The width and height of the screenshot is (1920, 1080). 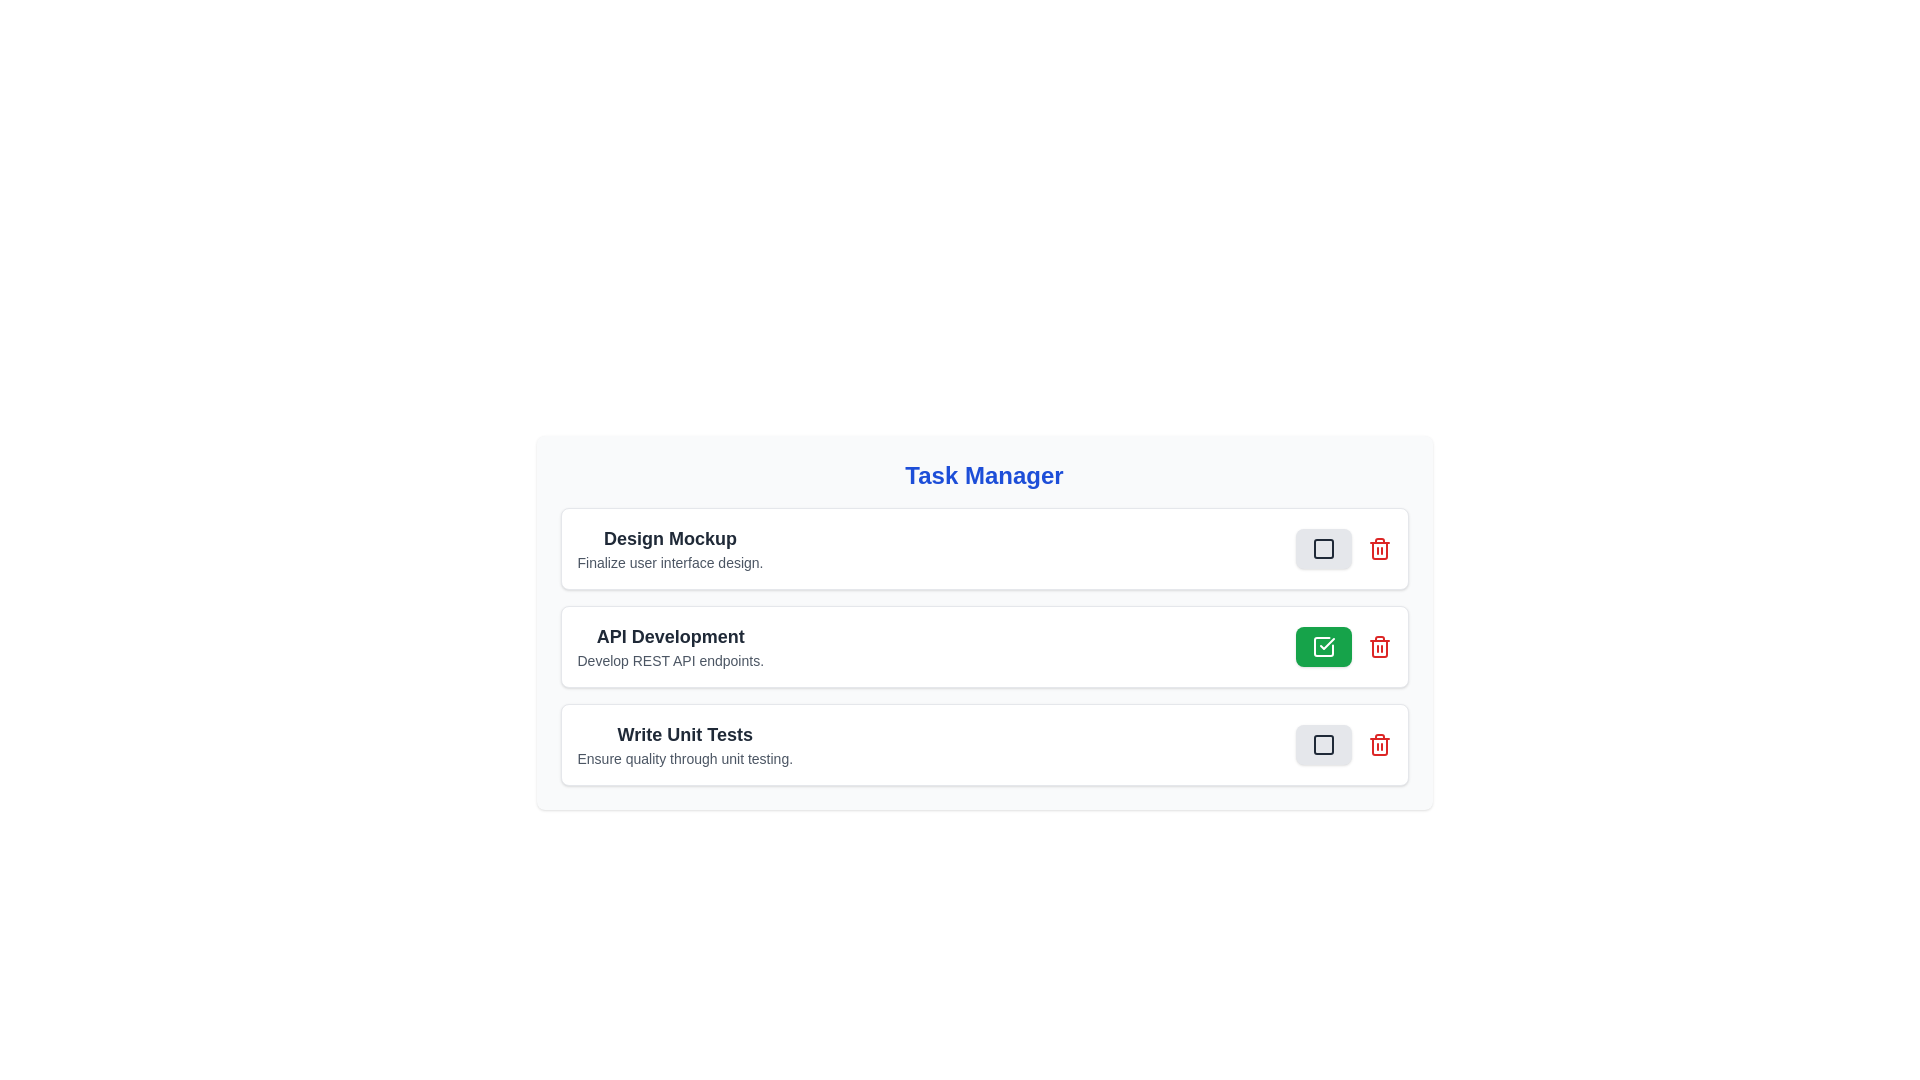 What do you see at coordinates (1343, 548) in the screenshot?
I see `the rounded rectangular button with a gray background and a square icon in its center` at bounding box center [1343, 548].